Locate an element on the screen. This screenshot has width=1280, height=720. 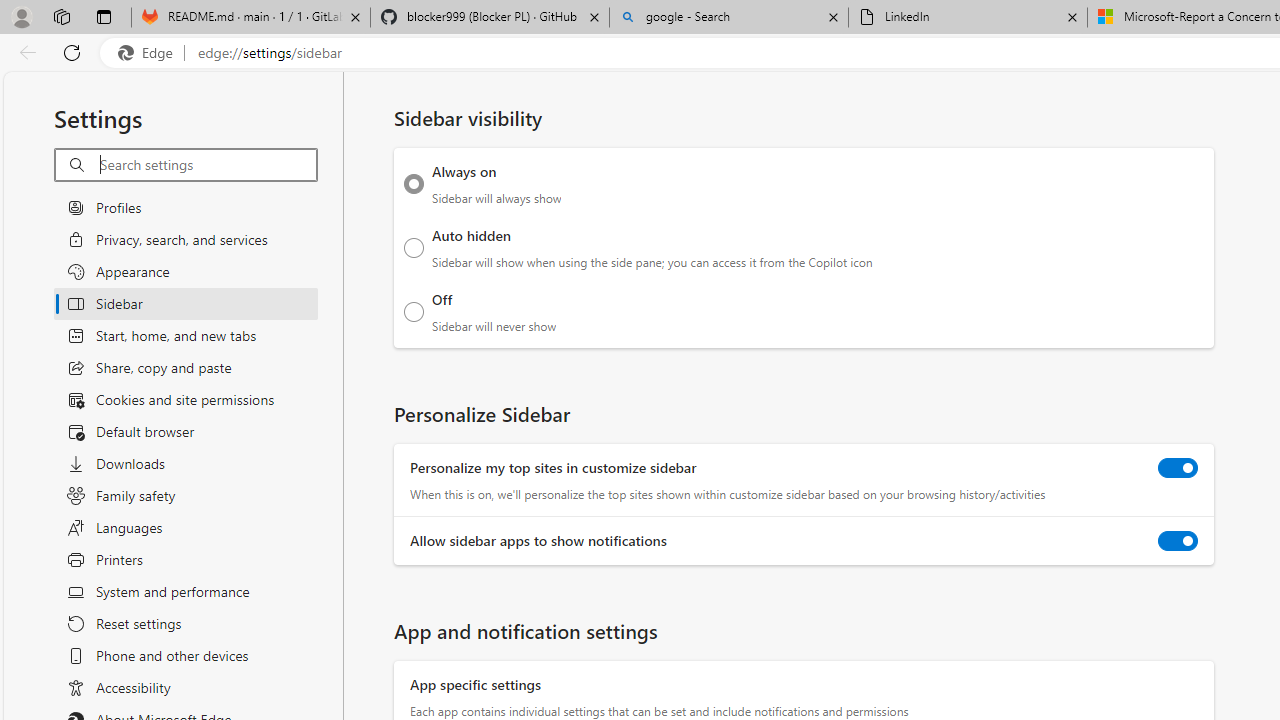
'Allow sidebar apps to show notifications' is located at coordinates (1178, 541).